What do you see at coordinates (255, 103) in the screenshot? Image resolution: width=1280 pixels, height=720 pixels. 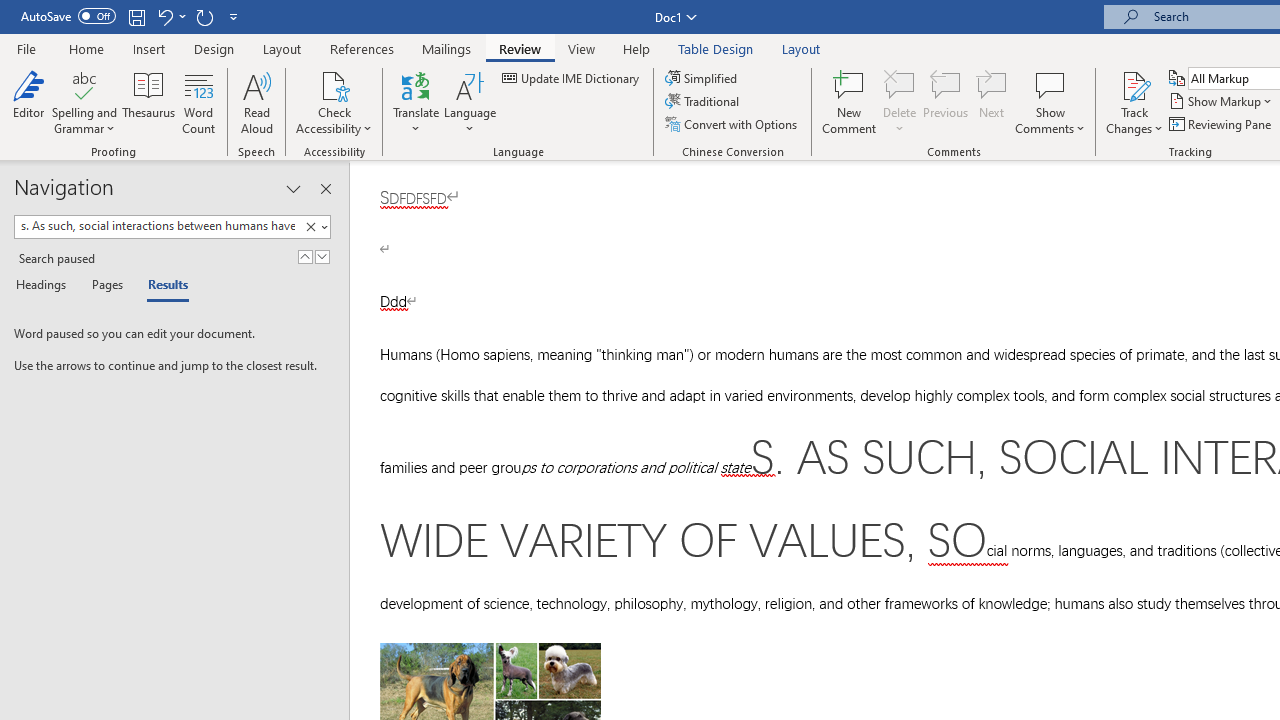 I see `'Read Aloud'` at bounding box center [255, 103].